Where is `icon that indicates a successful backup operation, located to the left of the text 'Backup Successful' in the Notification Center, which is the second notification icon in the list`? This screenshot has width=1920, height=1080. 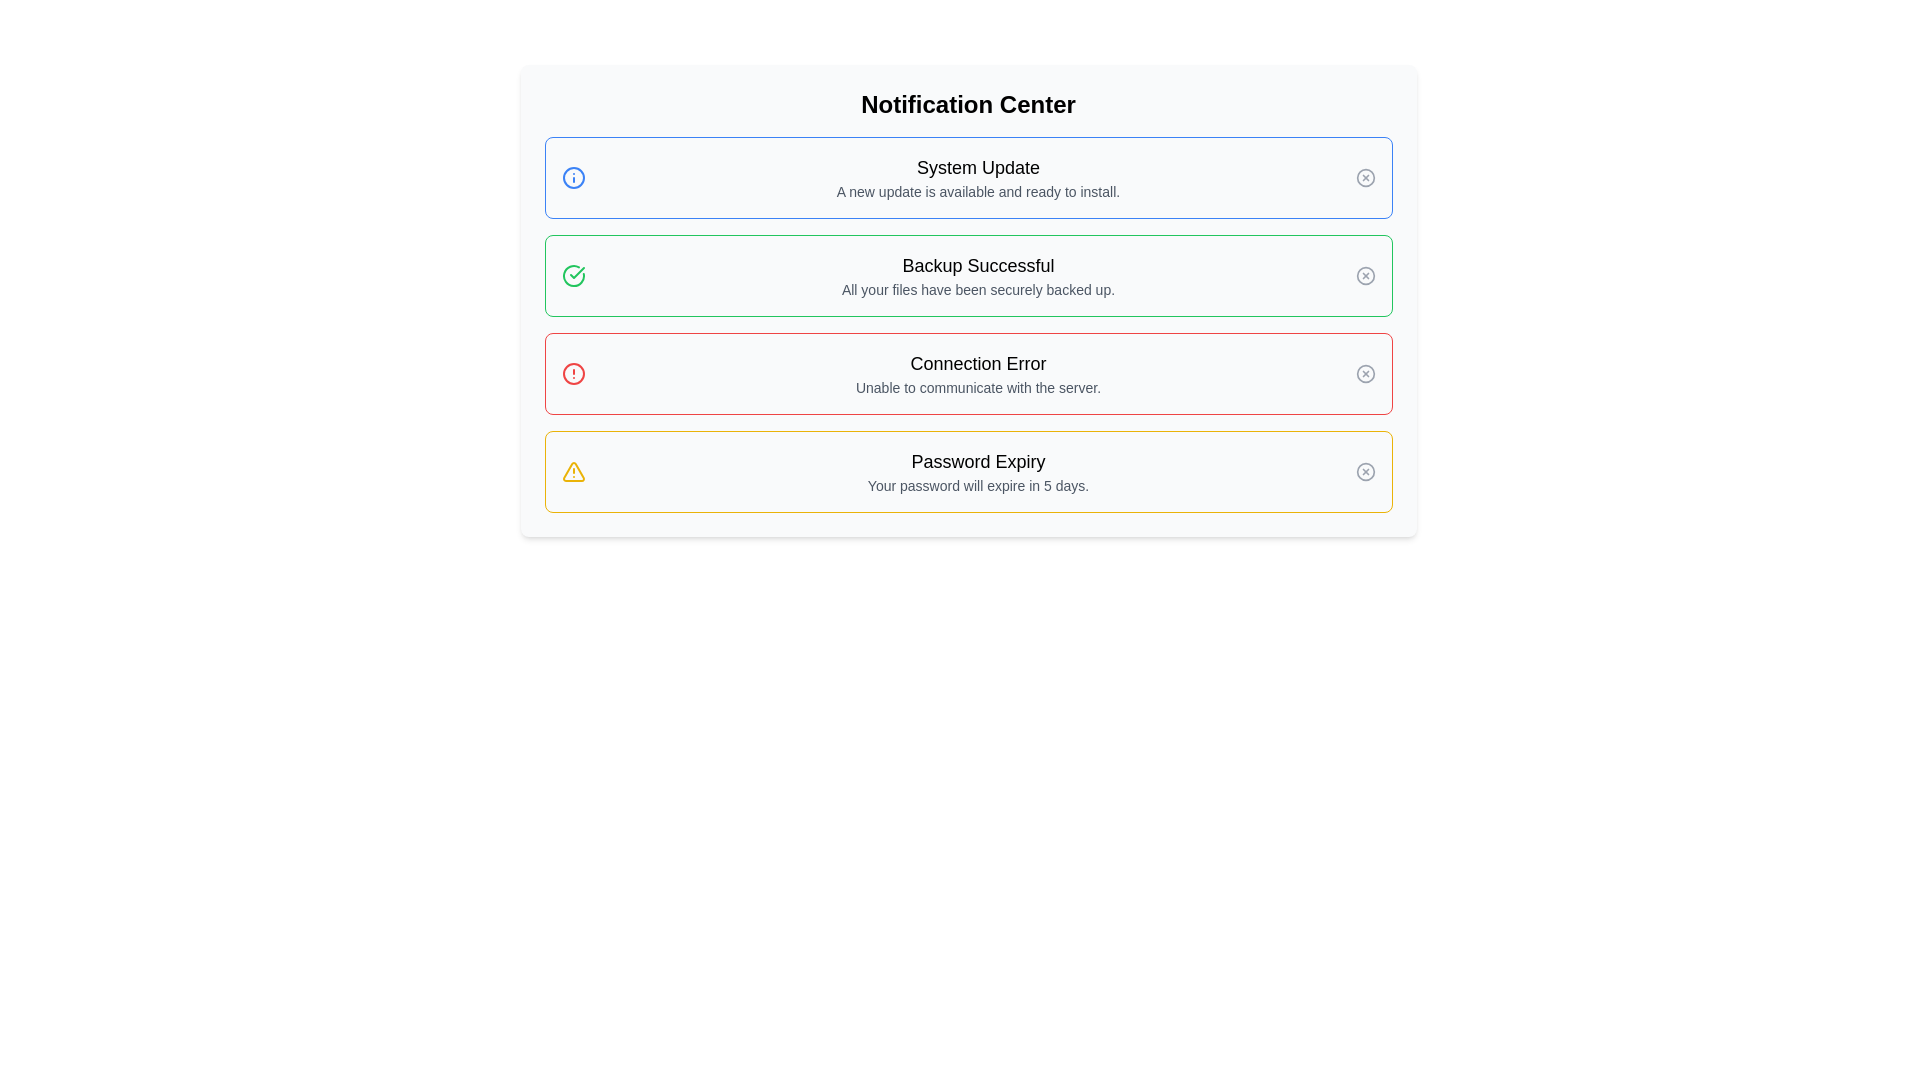 icon that indicates a successful backup operation, located to the left of the text 'Backup Successful' in the Notification Center, which is the second notification icon in the list is located at coordinates (575, 273).